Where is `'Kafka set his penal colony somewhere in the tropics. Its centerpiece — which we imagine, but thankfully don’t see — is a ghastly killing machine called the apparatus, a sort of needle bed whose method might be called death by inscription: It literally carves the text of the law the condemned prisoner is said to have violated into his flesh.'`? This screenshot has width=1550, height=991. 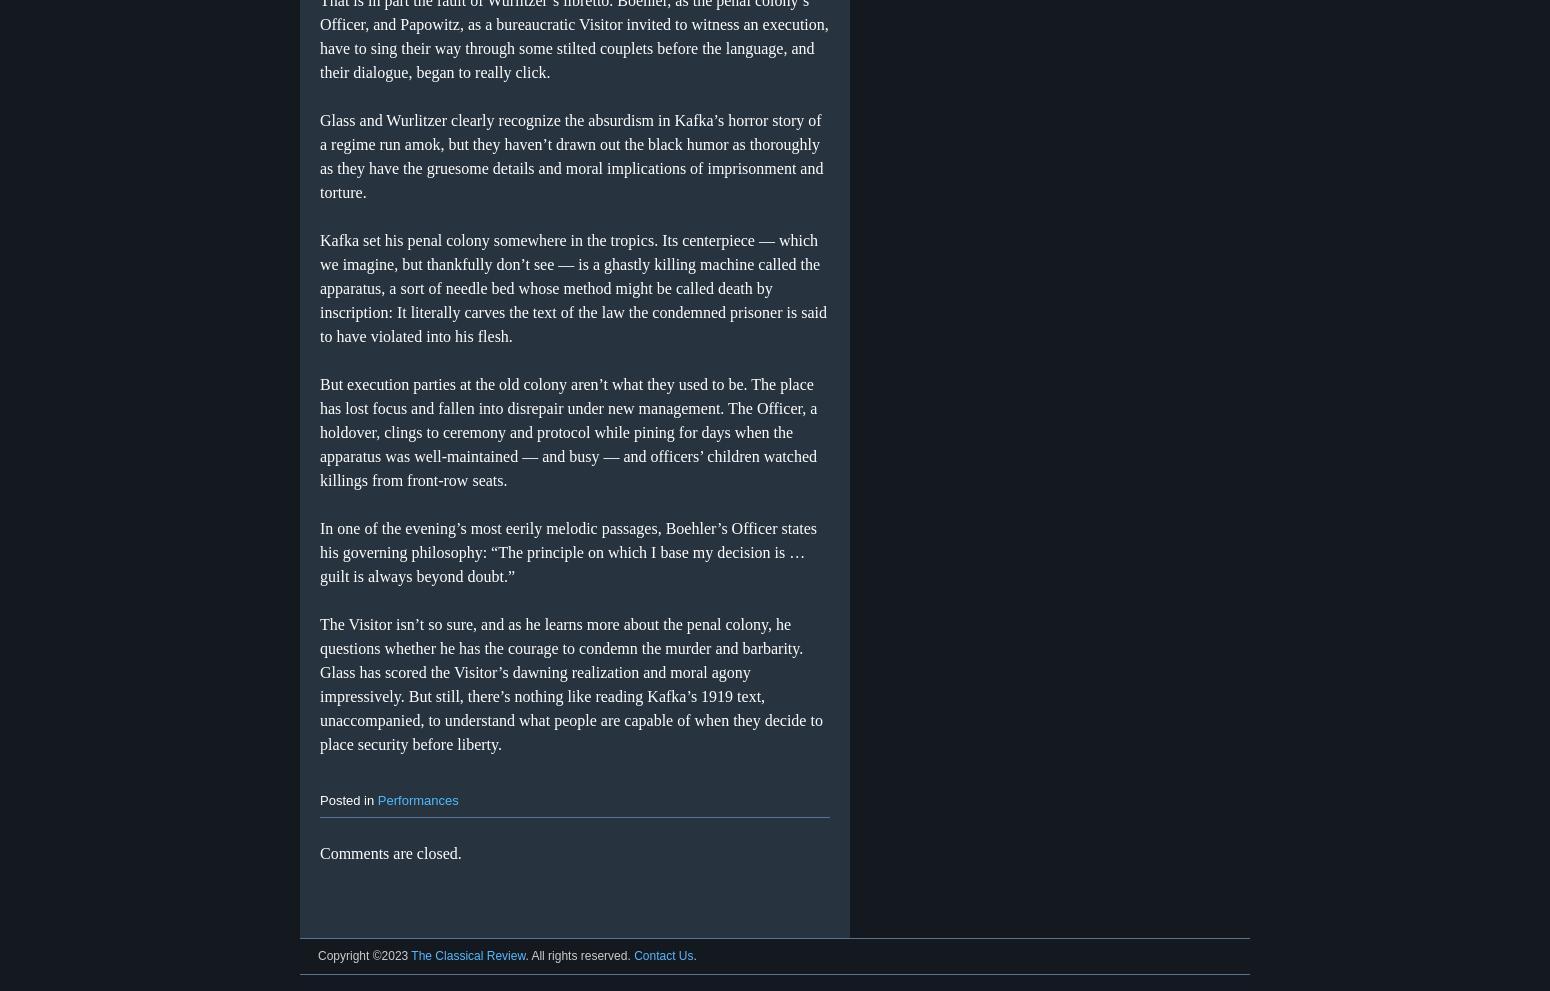 'Kafka set his penal colony somewhere in the tropics. Its centerpiece — which we imagine, but thankfully don’t see — is a ghastly killing machine called the apparatus, a sort of needle bed whose method might be called death by inscription: It literally carves the text of the law the condemned prisoner is said to have violated into his flesh.' is located at coordinates (319, 286).